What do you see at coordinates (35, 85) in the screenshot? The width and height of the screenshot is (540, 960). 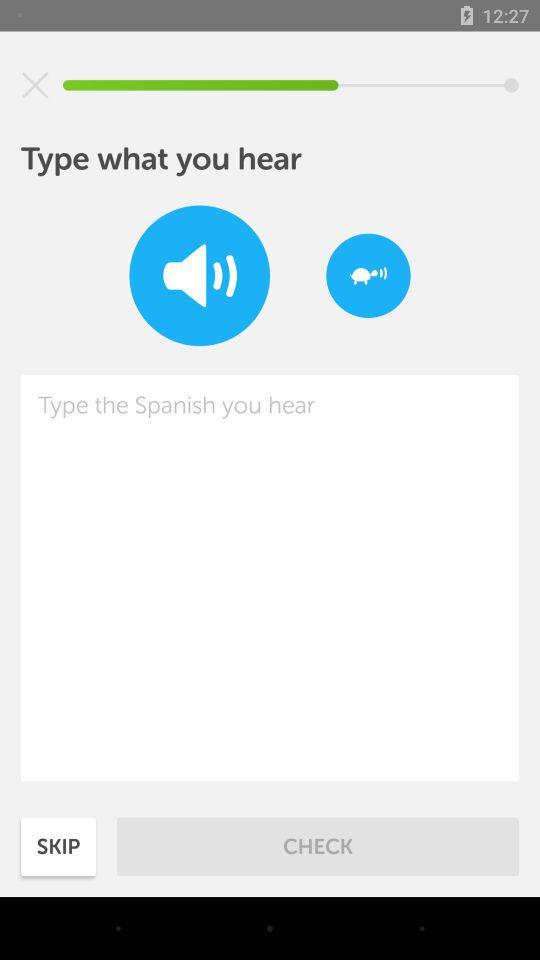 I see `exit` at bounding box center [35, 85].